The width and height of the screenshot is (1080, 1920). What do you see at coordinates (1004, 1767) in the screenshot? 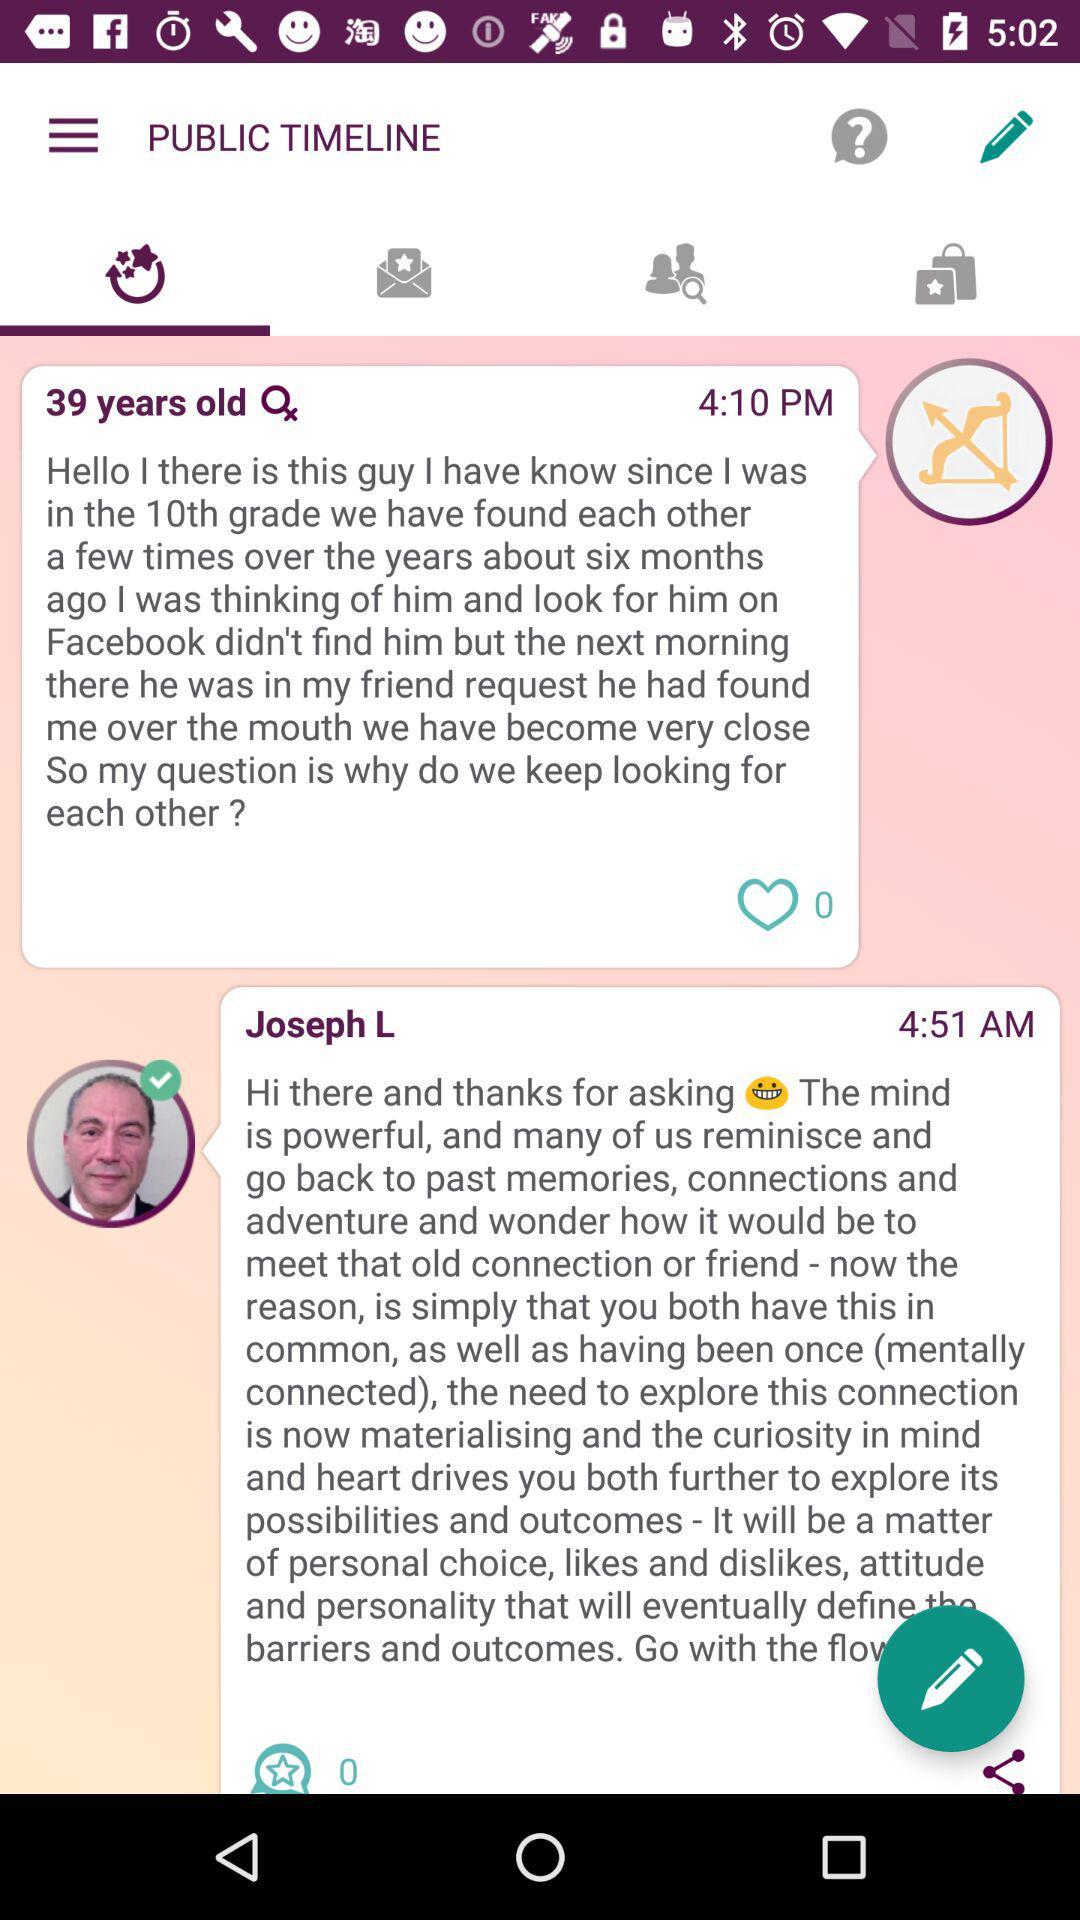
I see `share the selected message` at bounding box center [1004, 1767].